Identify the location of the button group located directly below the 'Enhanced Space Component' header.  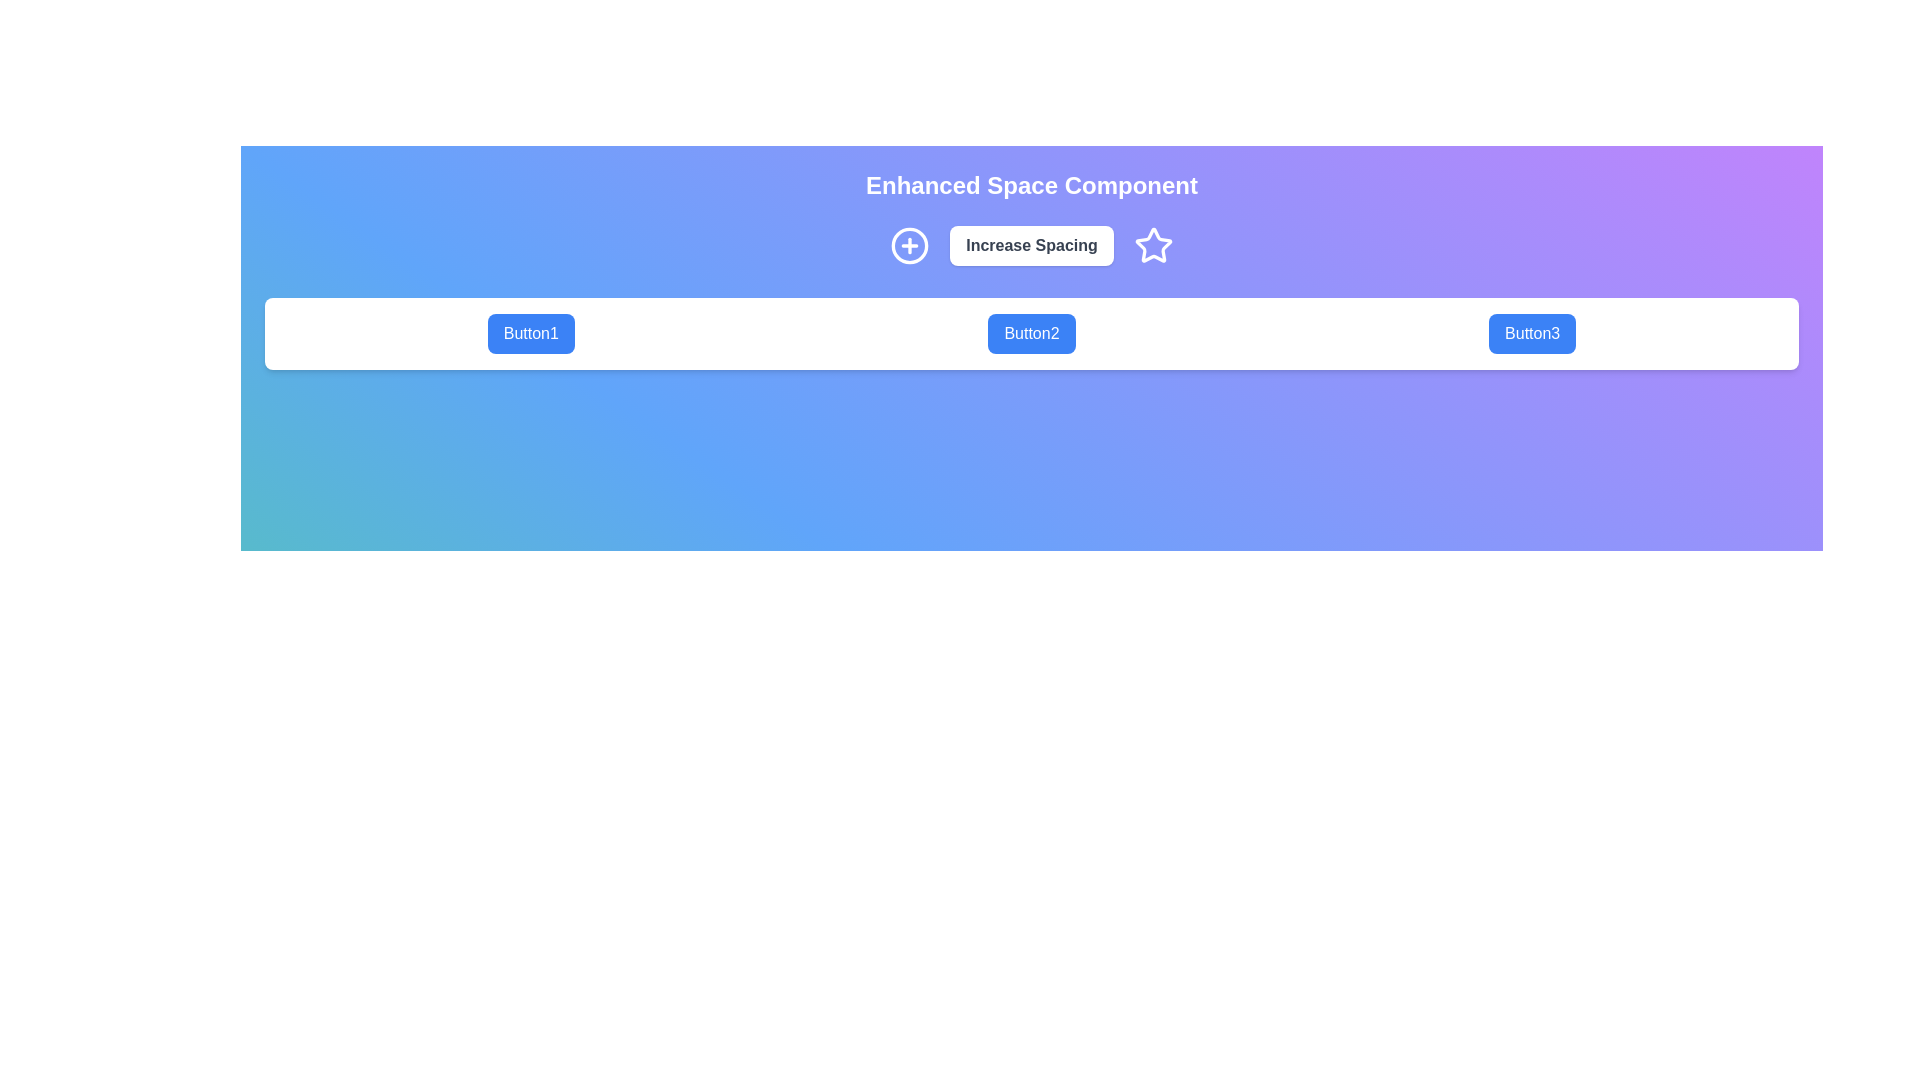
(1032, 333).